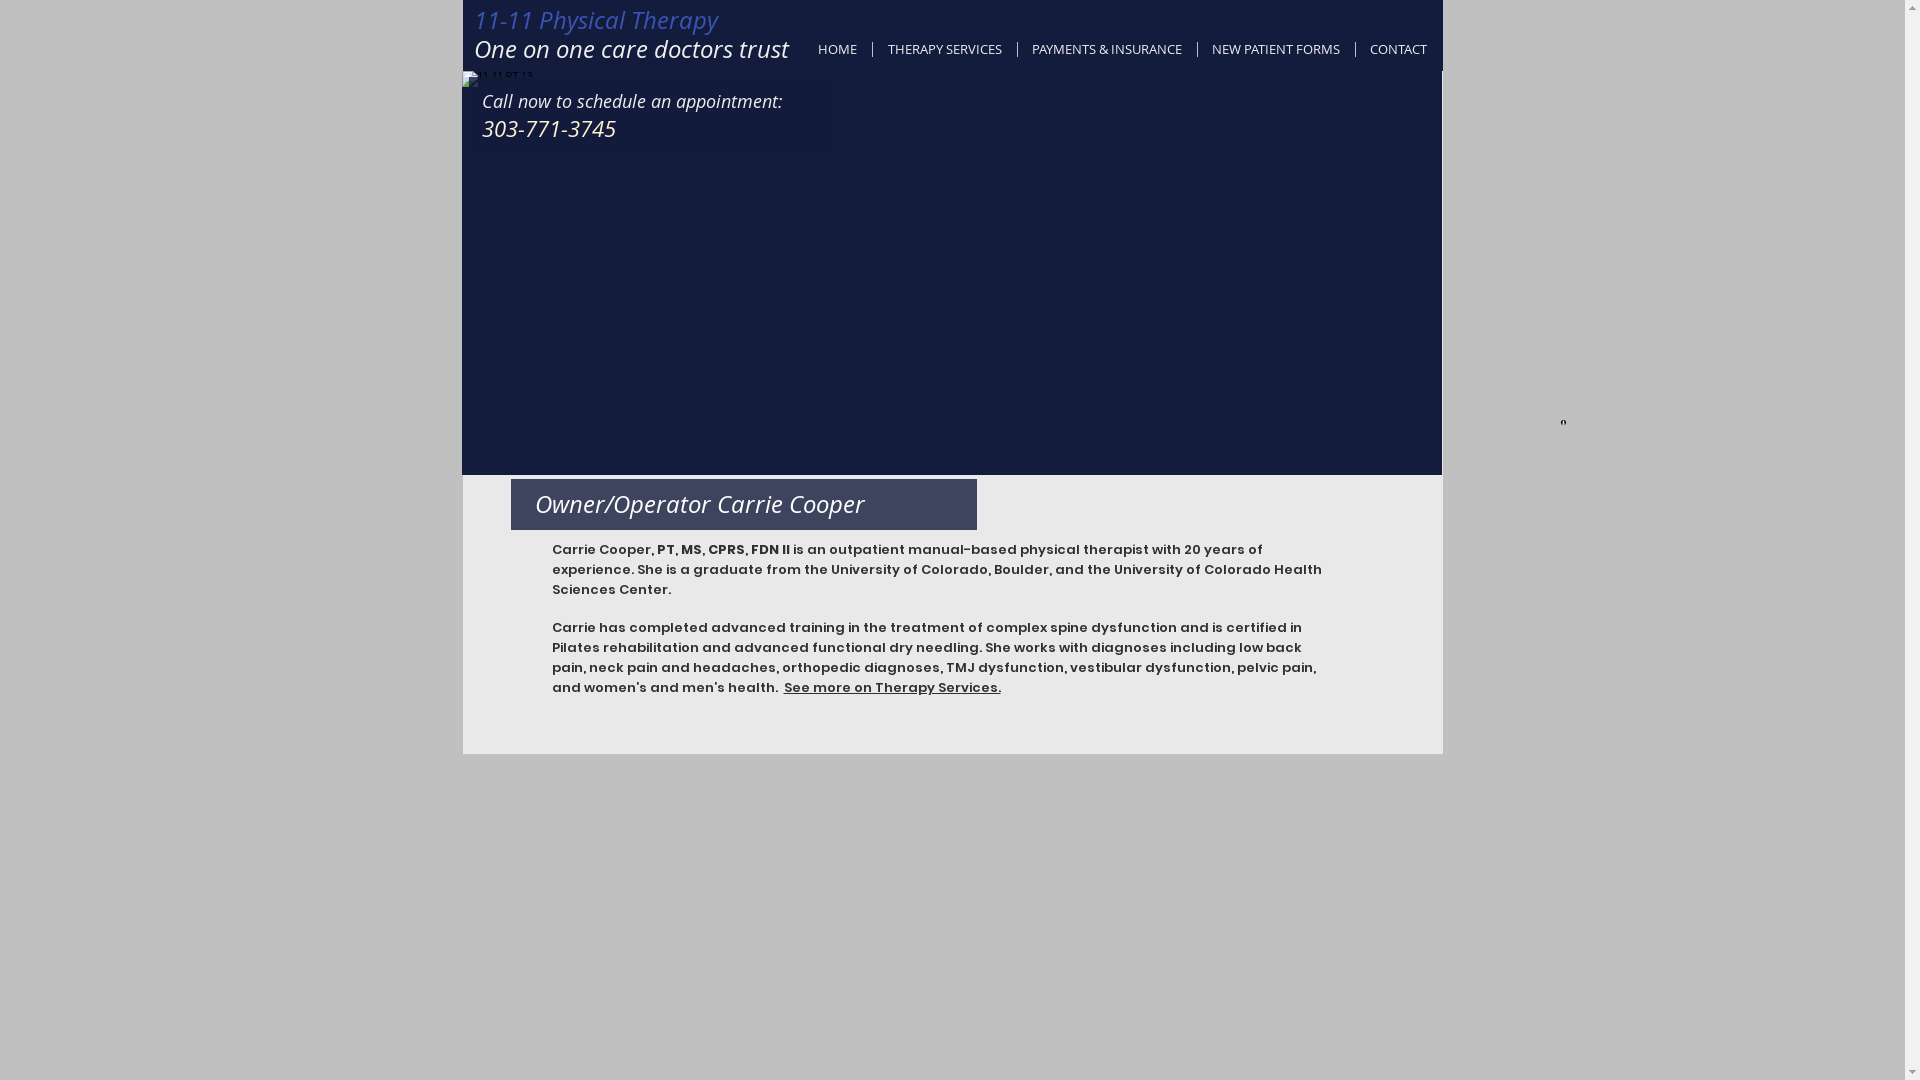 The width and height of the screenshot is (1920, 1080). I want to click on 'PAYMENTS & INSURANCE', so click(1017, 48).